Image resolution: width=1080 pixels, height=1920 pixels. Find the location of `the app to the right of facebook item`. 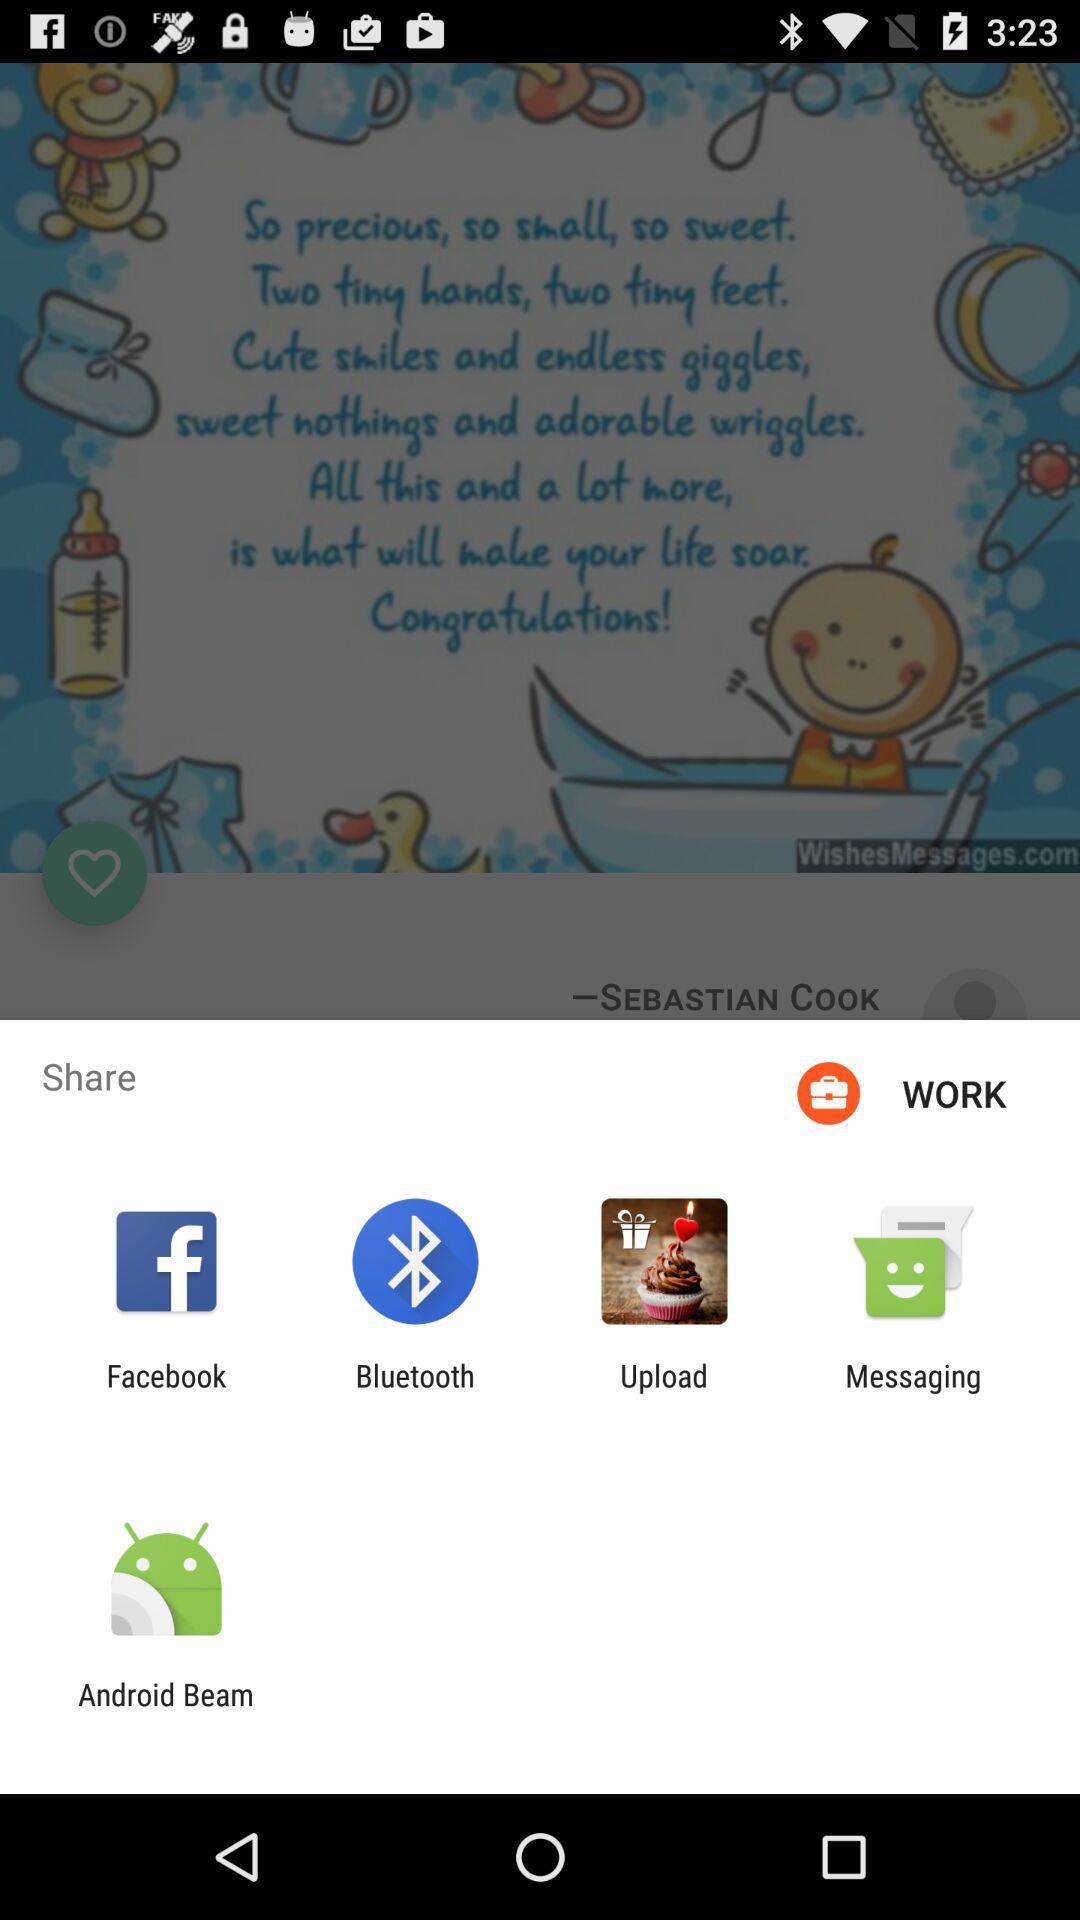

the app to the right of facebook item is located at coordinates (414, 1392).